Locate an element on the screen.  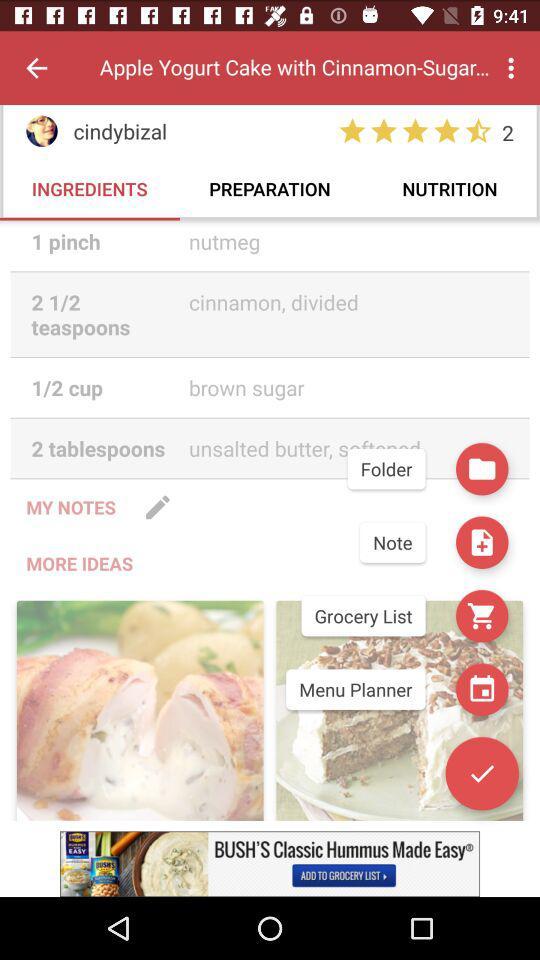
the check icon is located at coordinates (481, 772).